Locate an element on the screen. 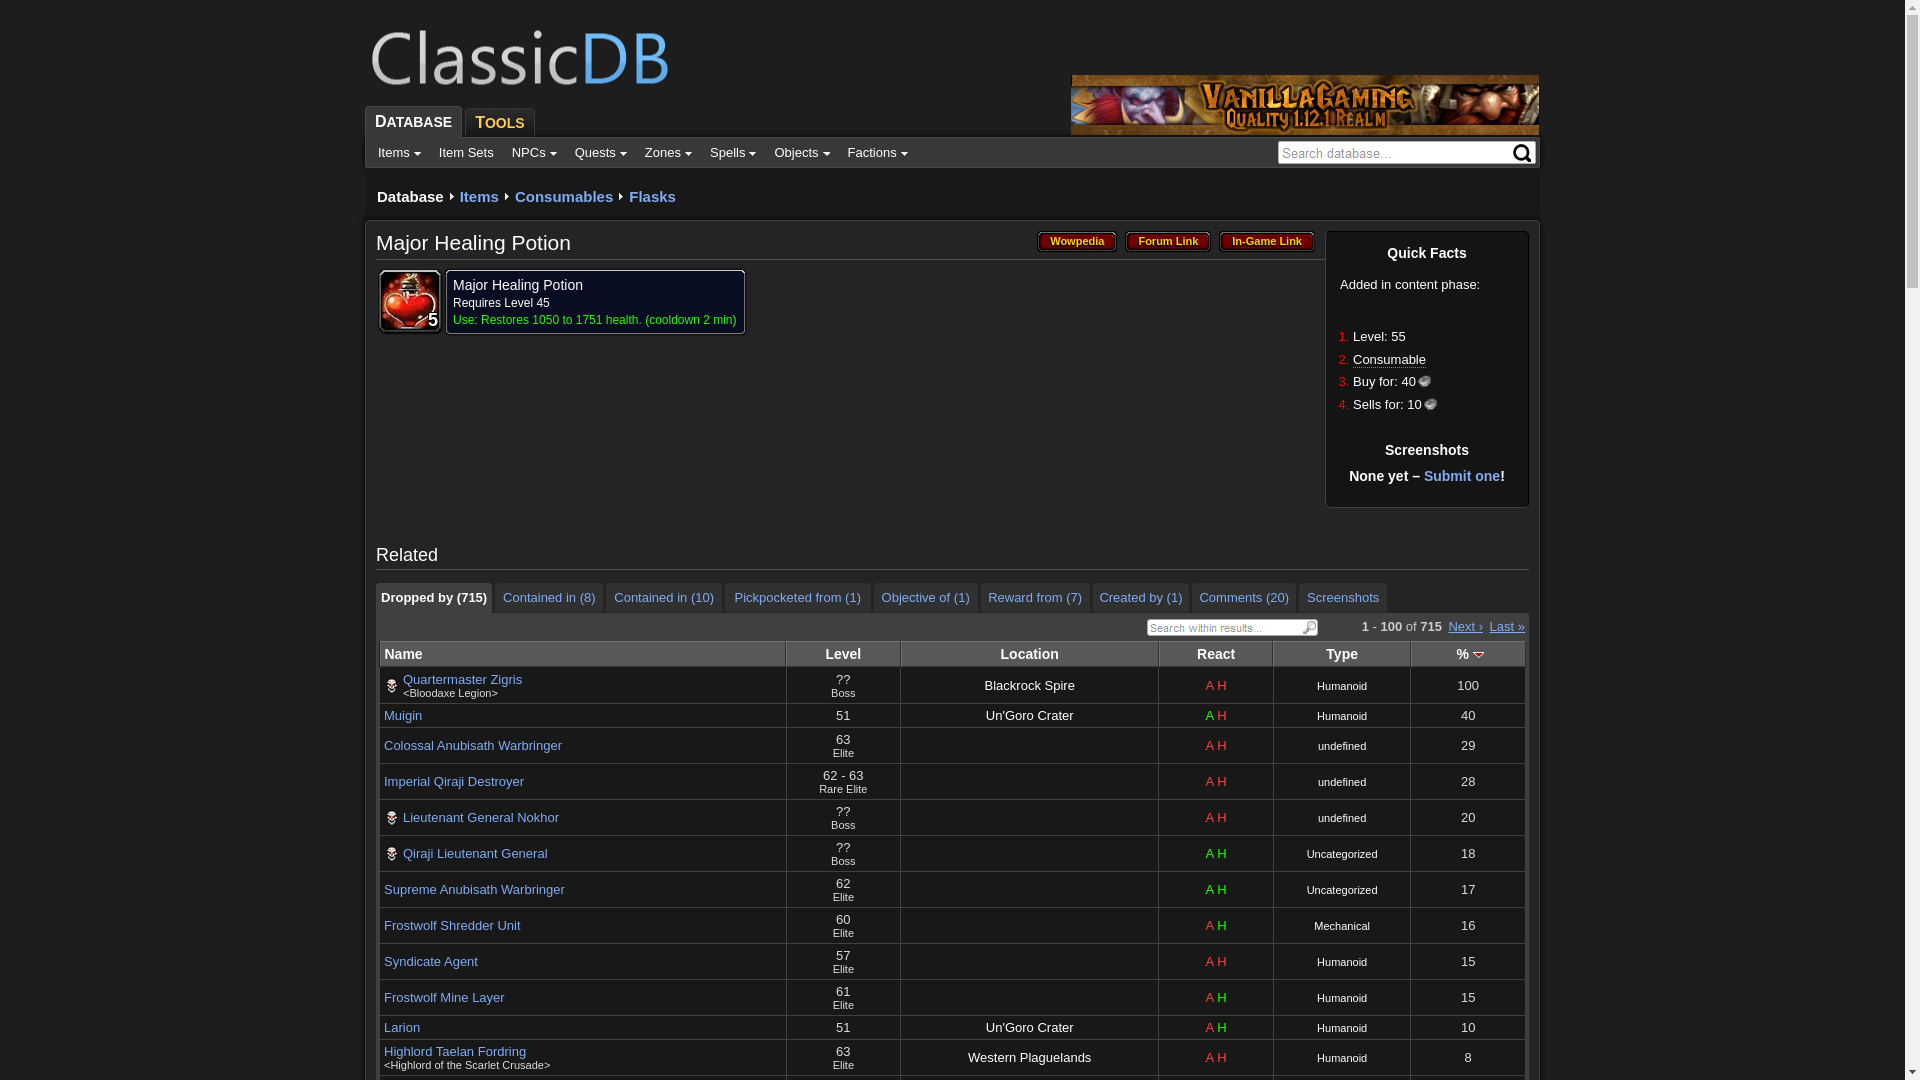  'Muigin' is located at coordinates (384, 714).